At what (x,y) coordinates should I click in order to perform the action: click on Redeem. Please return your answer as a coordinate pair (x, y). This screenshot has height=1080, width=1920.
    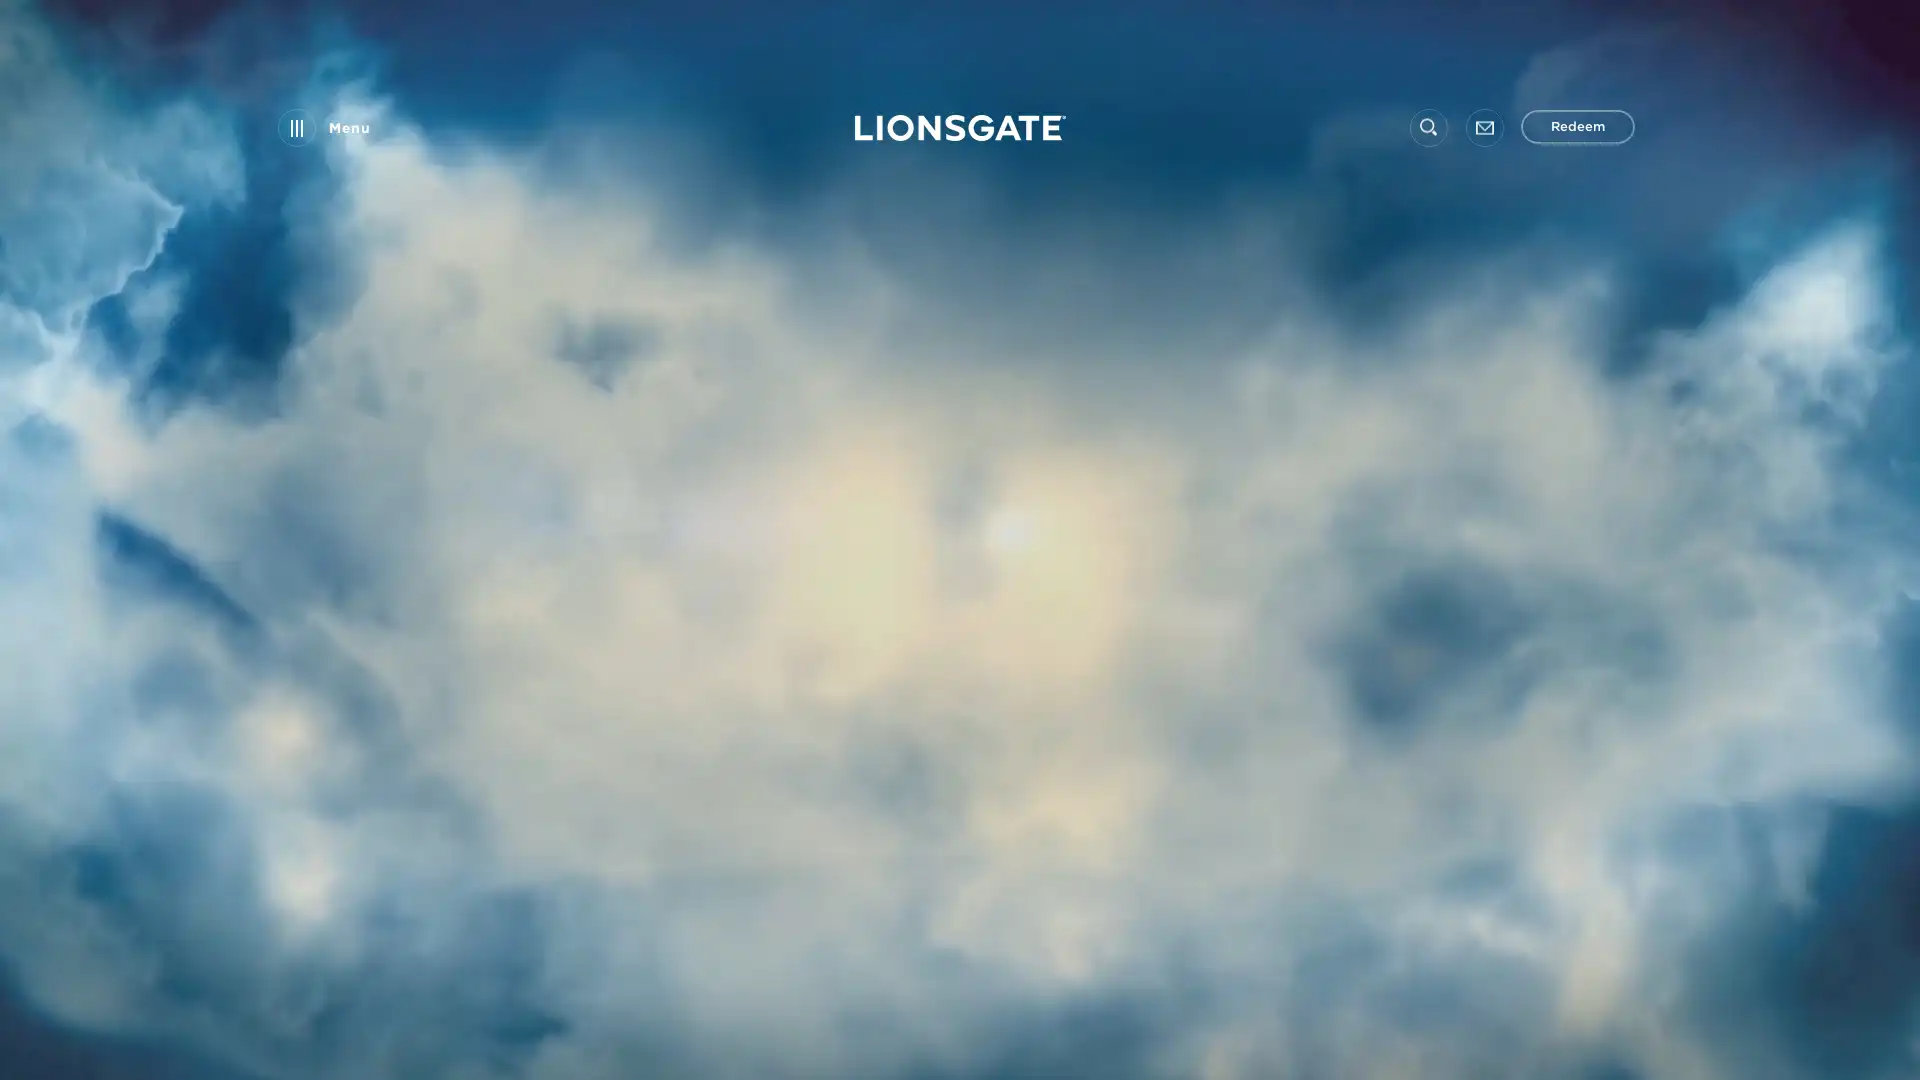
    Looking at the image, I should click on (1577, 127).